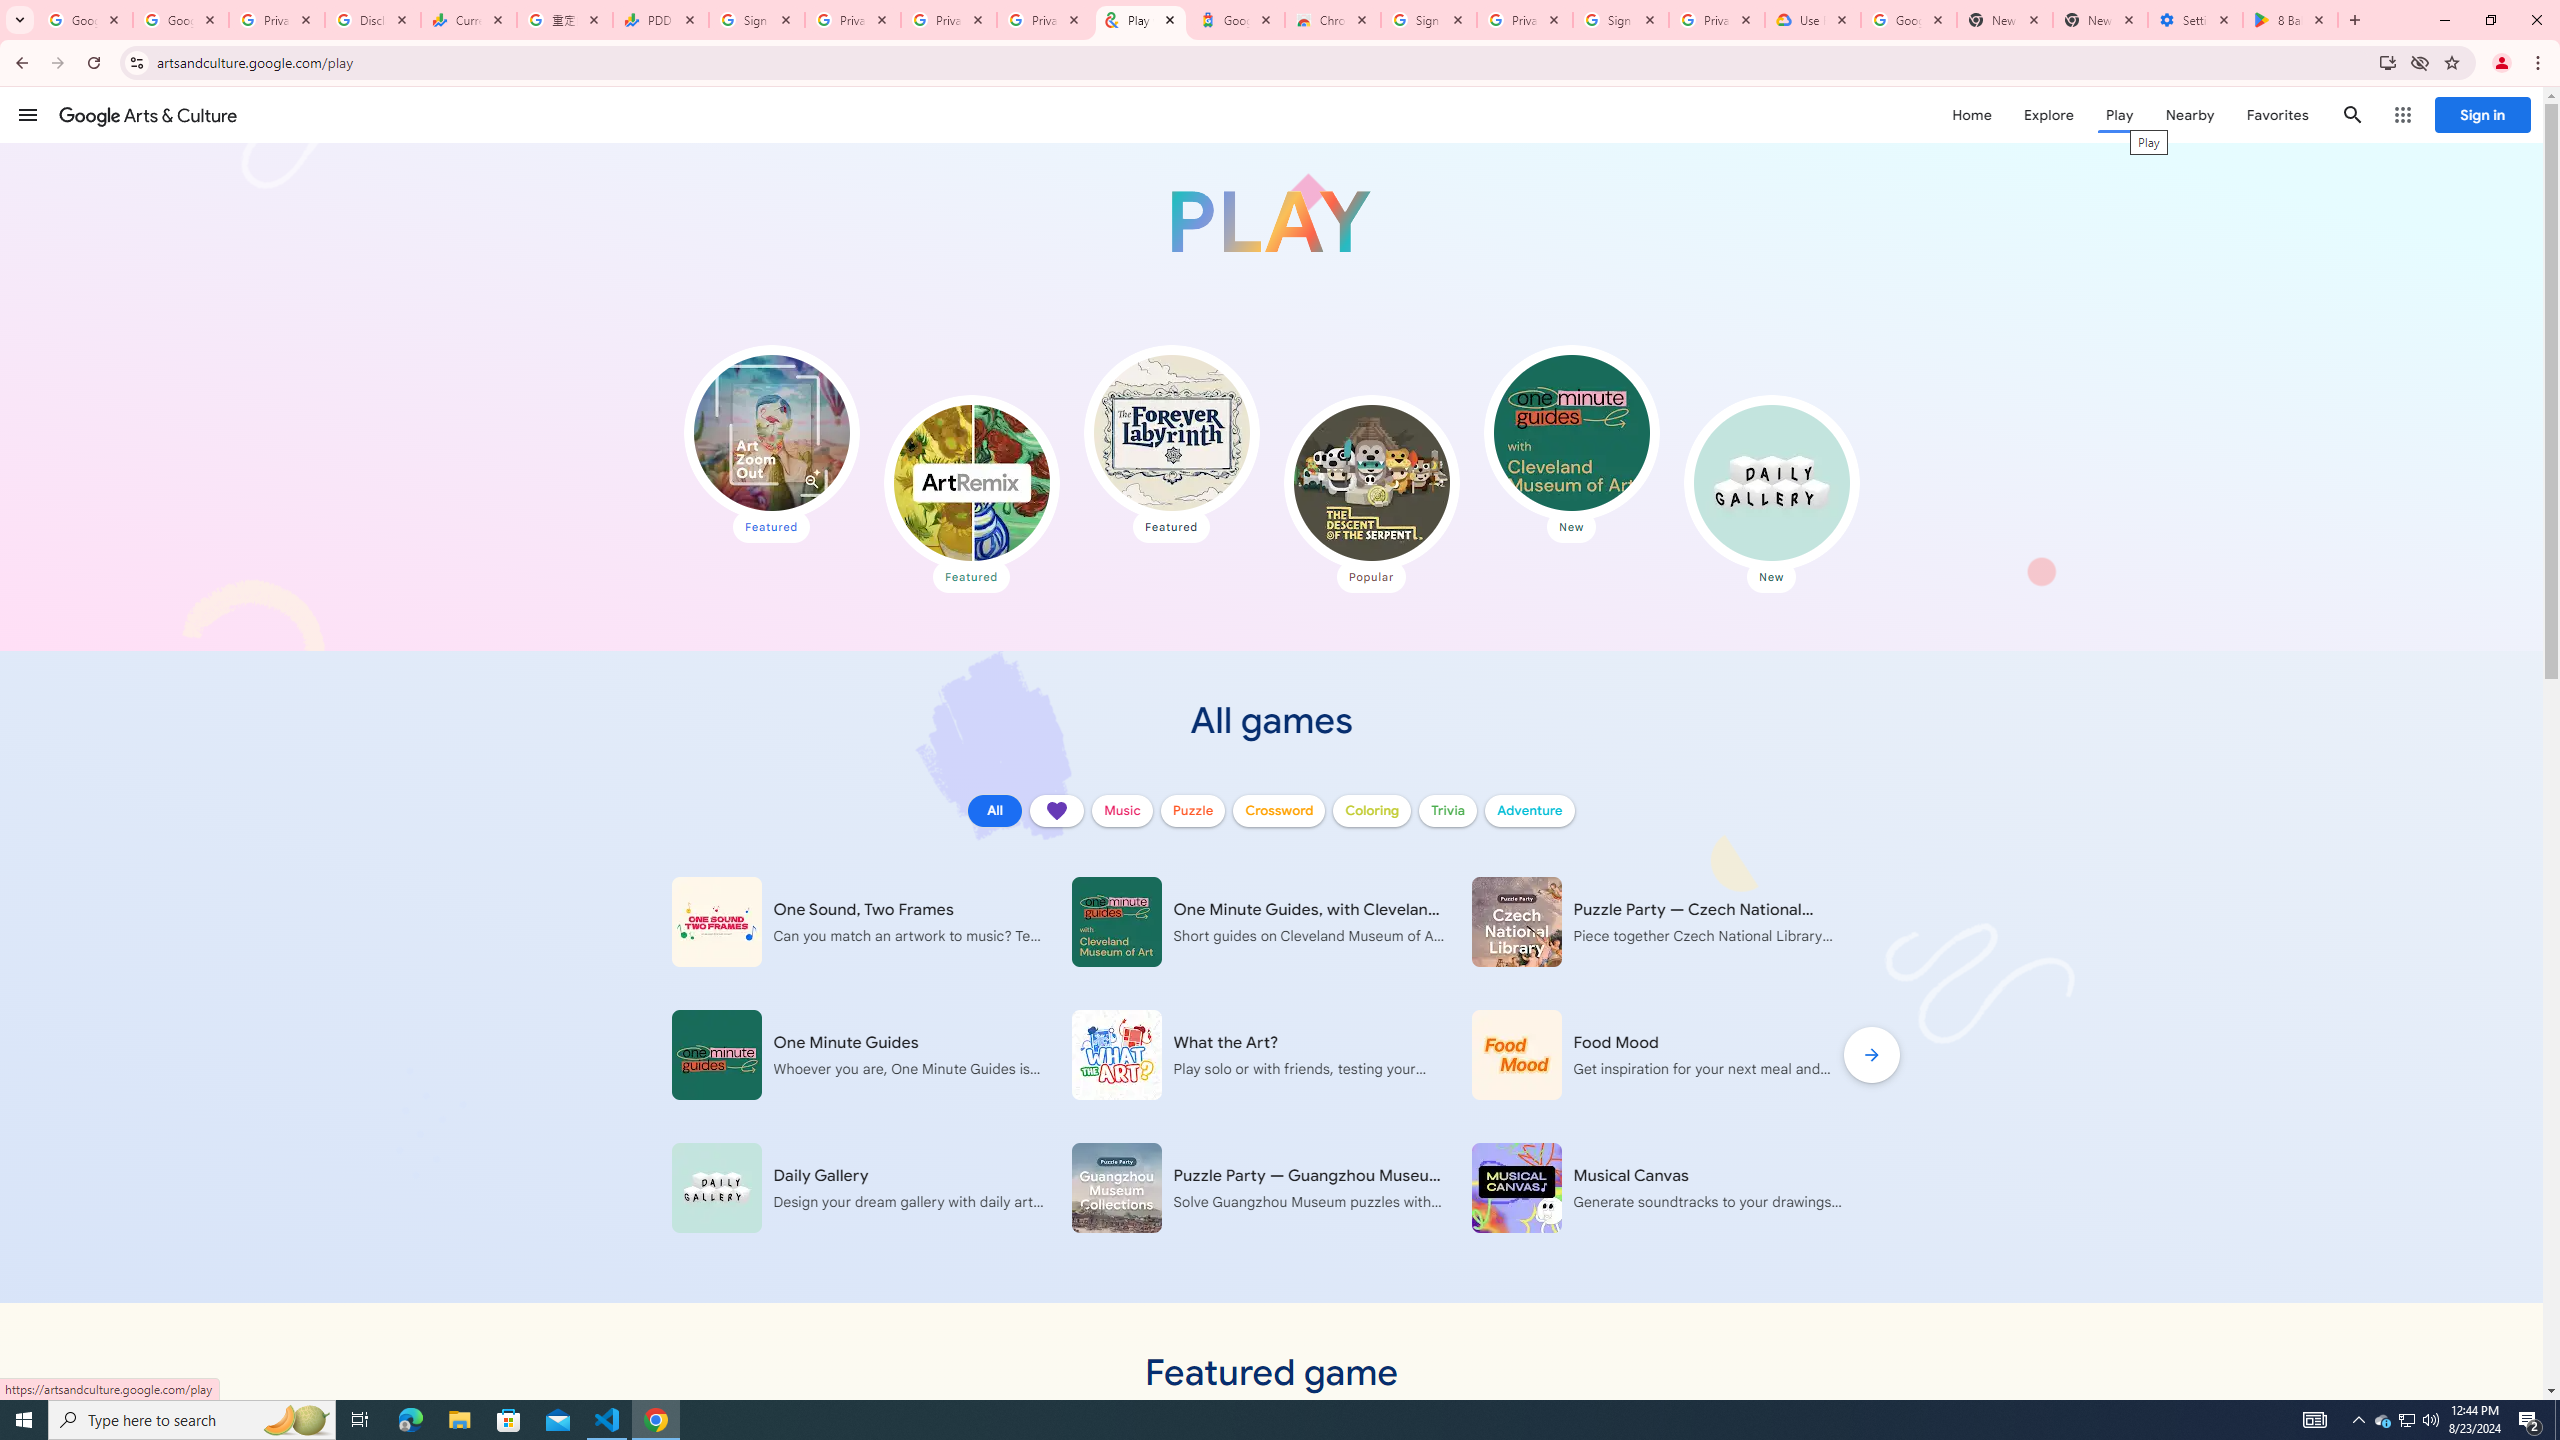  What do you see at coordinates (2290, 19) in the screenshot?
I see `'8 Ball Pool - Apps on Google Play'` at bounding box center [2290, 19].